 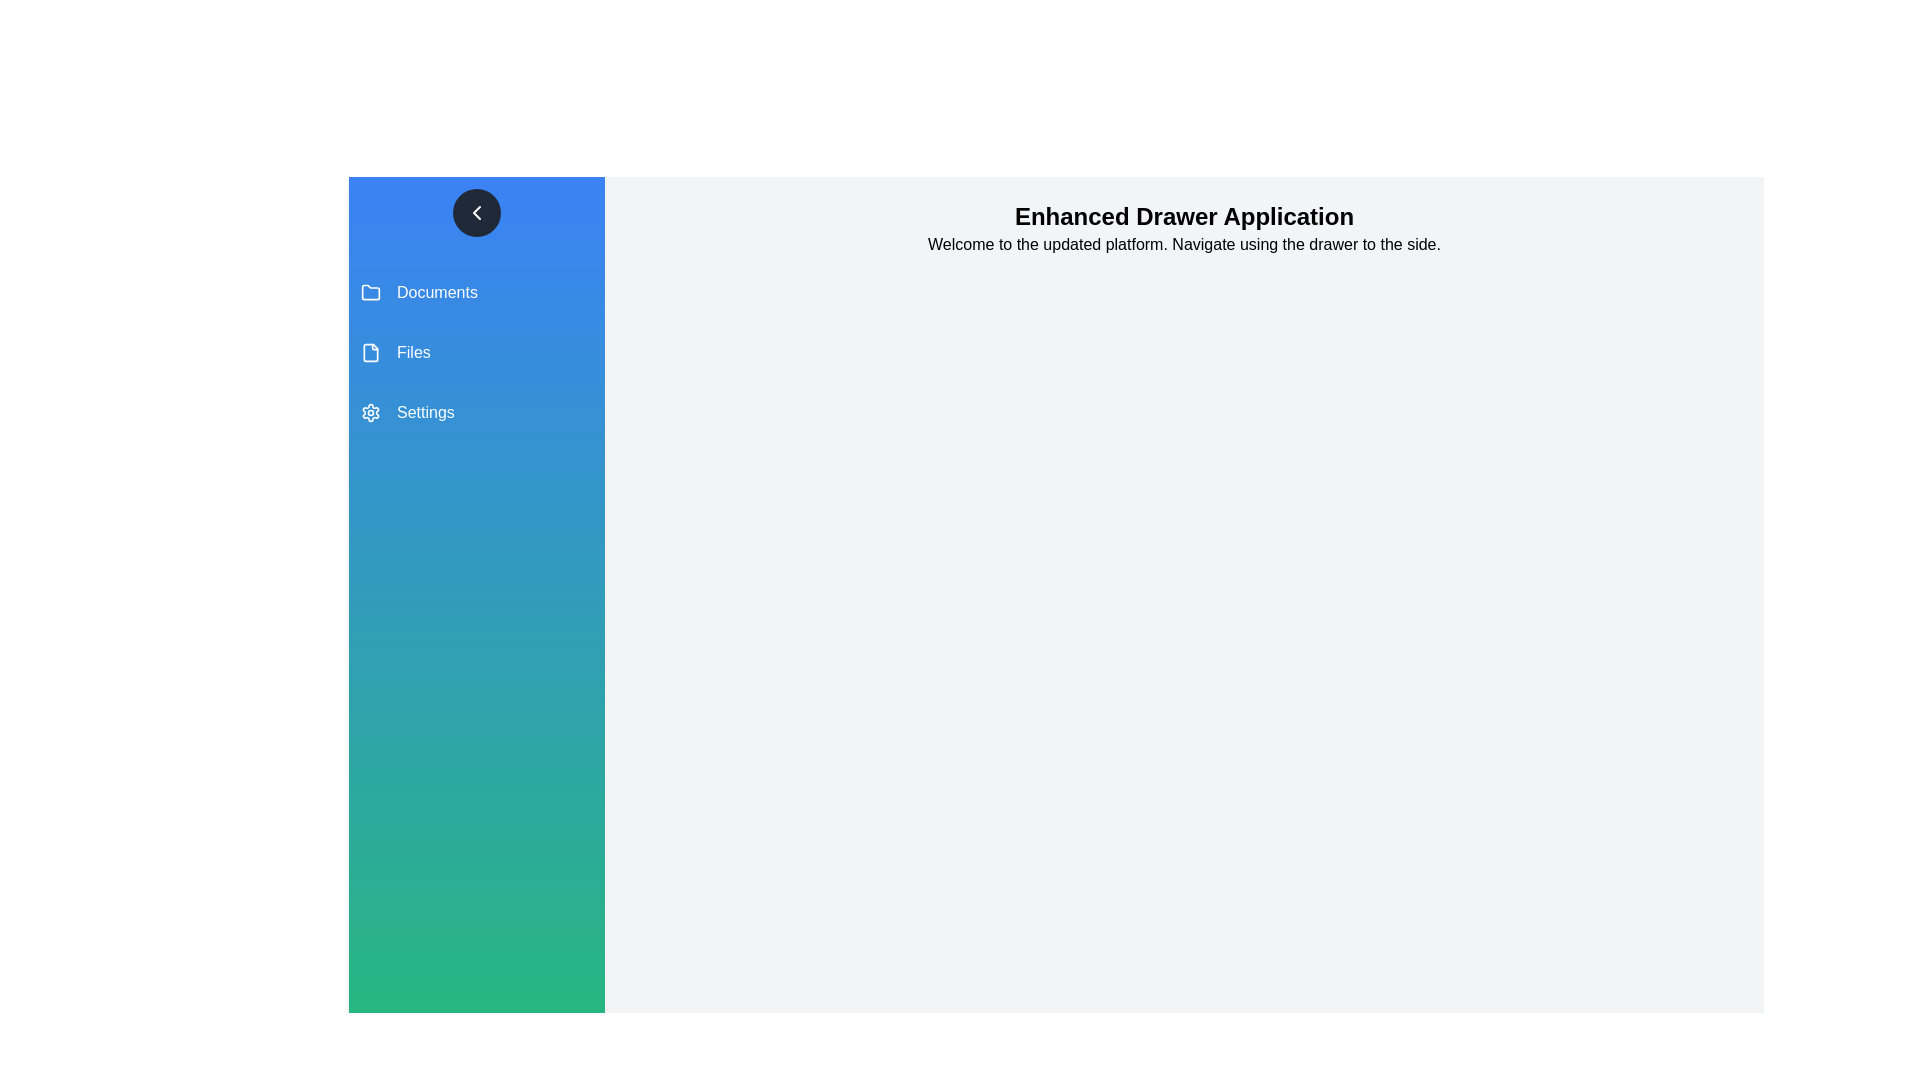 What do you see at coordinates (475, 352) in the screenshot?
I see `the menu item Files to navigate` at bounding box center [475, 352].